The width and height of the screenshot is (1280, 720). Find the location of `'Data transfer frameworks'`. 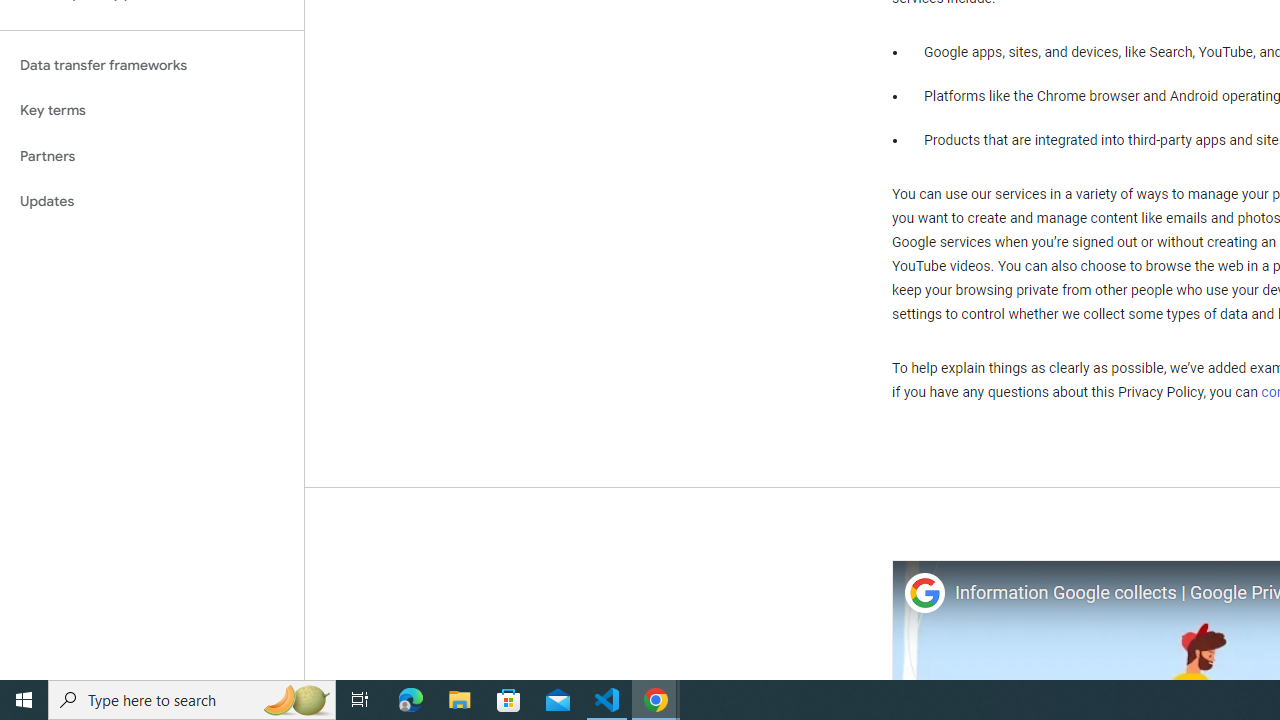

'Data transfer frameworks' is located at coordinates (151, 64).